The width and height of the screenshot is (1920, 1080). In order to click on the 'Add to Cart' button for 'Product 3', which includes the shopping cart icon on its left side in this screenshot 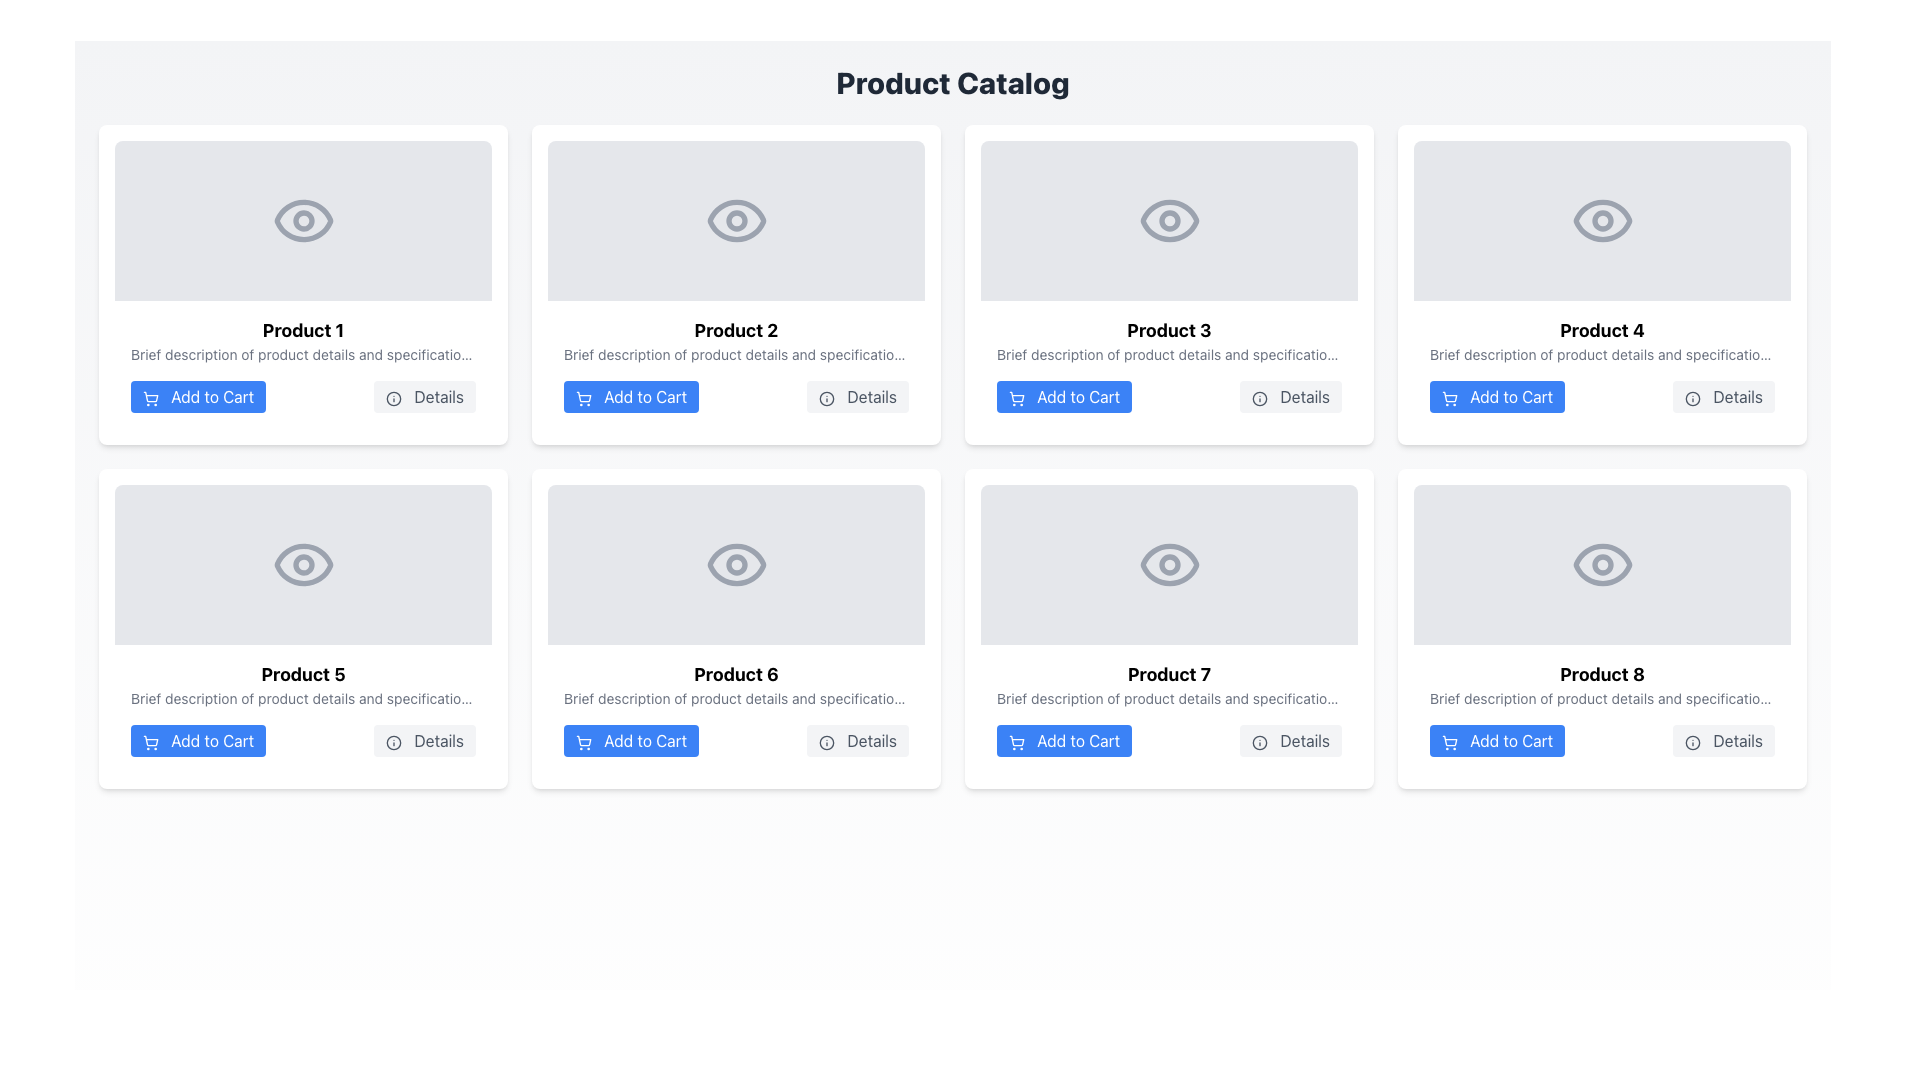, I will do `click(1017, 397)`.